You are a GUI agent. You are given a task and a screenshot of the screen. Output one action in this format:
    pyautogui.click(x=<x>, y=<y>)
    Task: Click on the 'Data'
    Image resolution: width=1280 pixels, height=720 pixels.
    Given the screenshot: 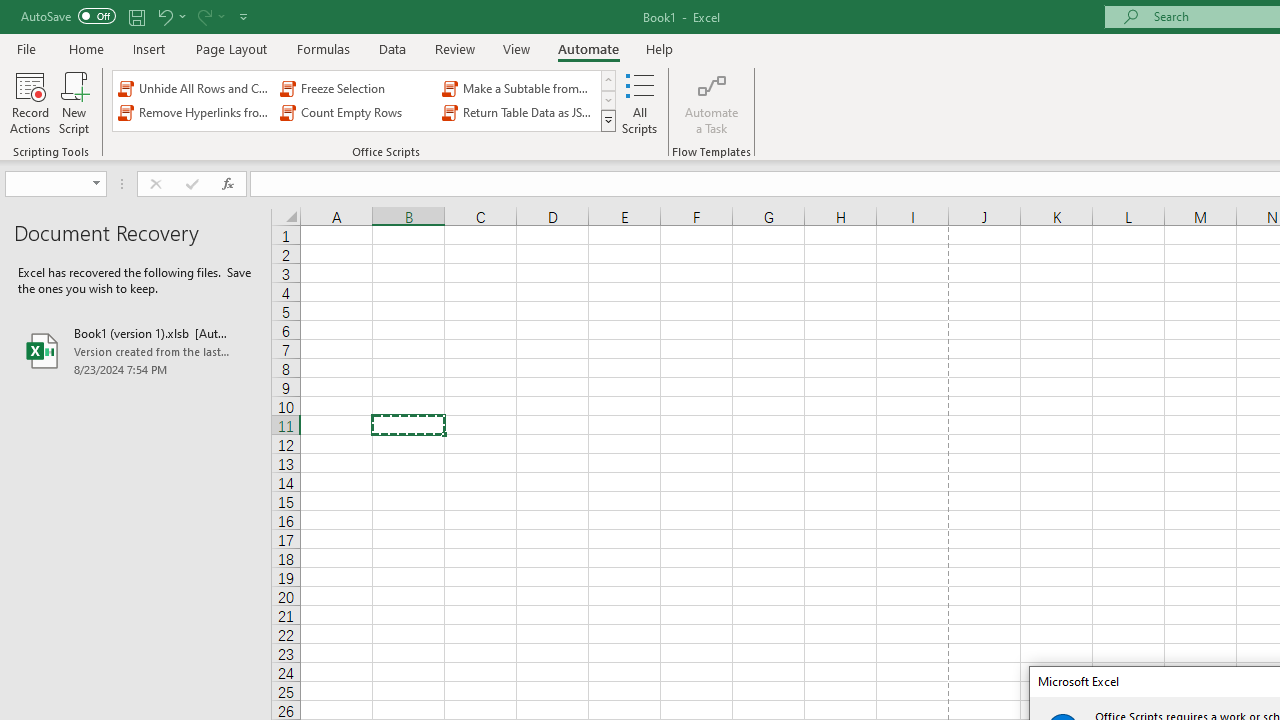 What is the action you would take?
    pyautogui.click(x=392, y=48)
    